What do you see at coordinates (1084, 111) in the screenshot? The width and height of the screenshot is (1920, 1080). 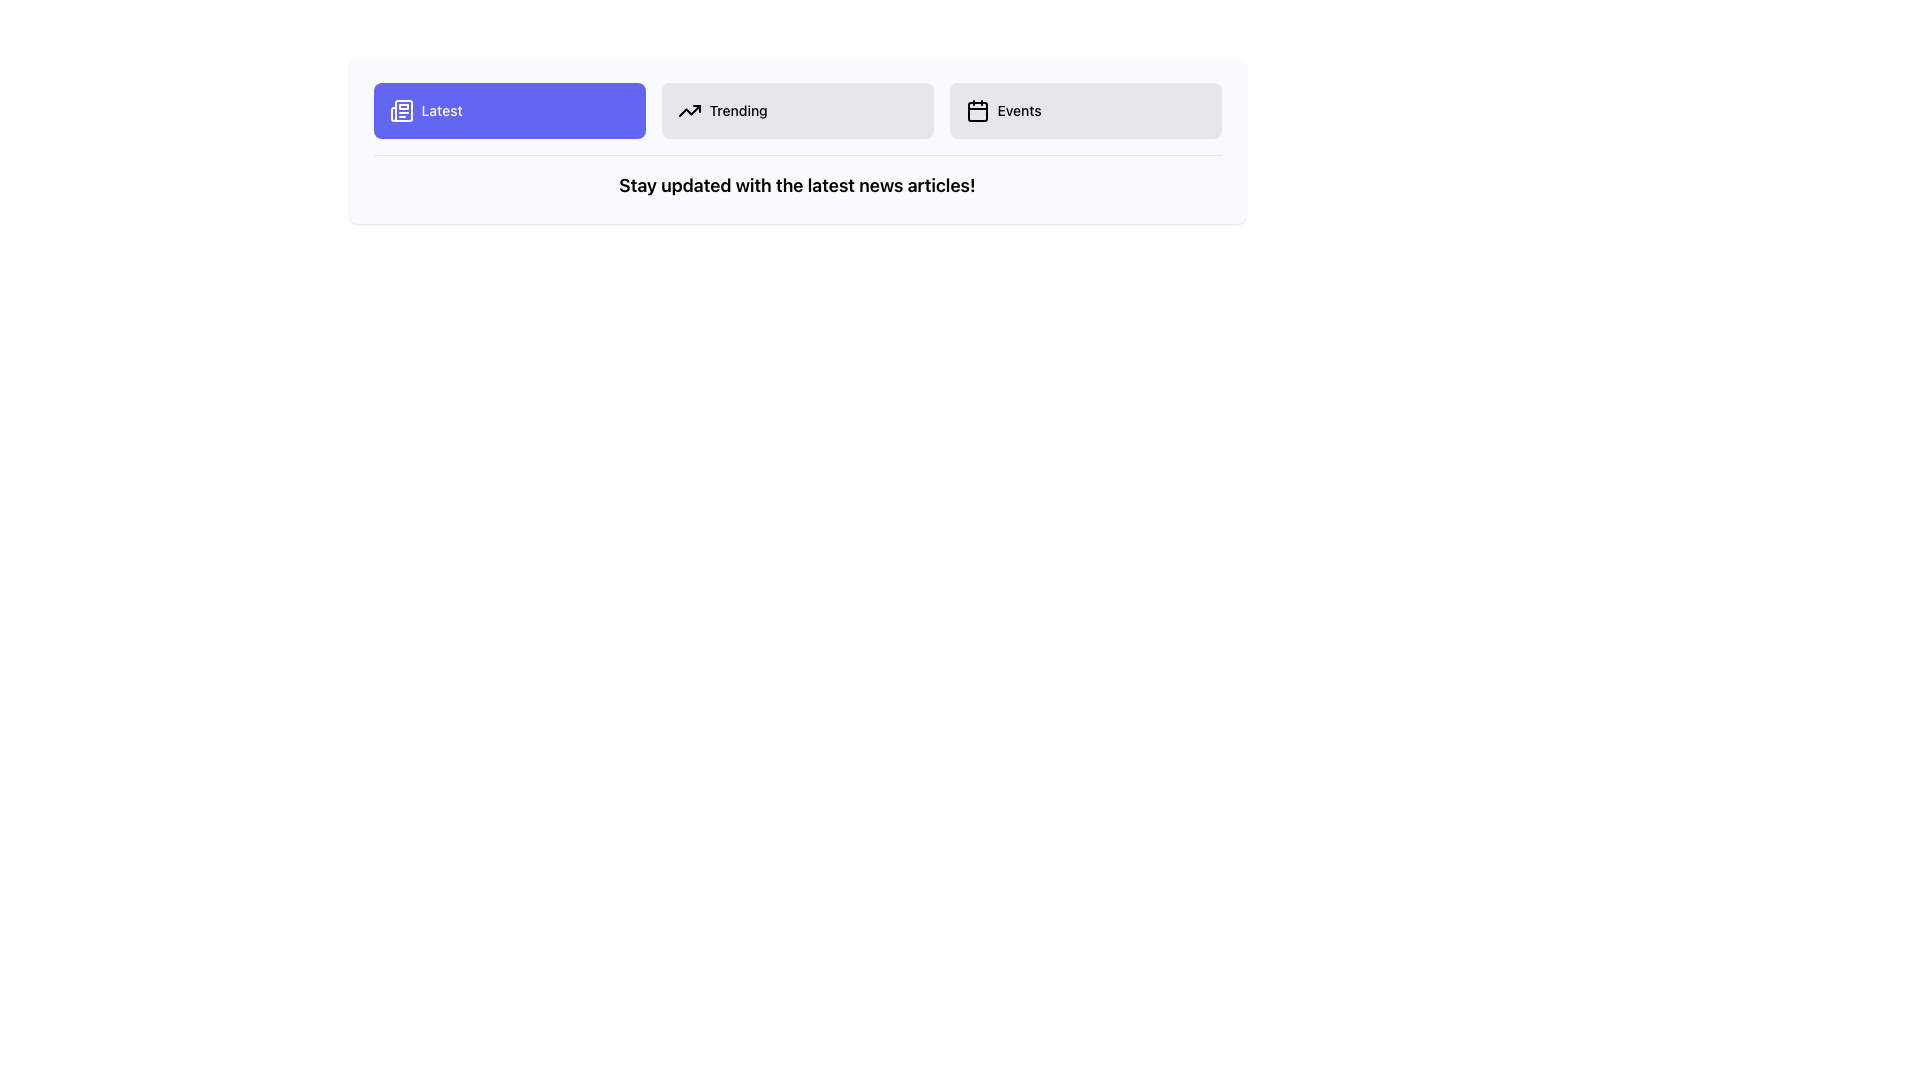 I see `the 'Events' button, which is the rightmost button in a group of three` at bounding box center [1084, 111].